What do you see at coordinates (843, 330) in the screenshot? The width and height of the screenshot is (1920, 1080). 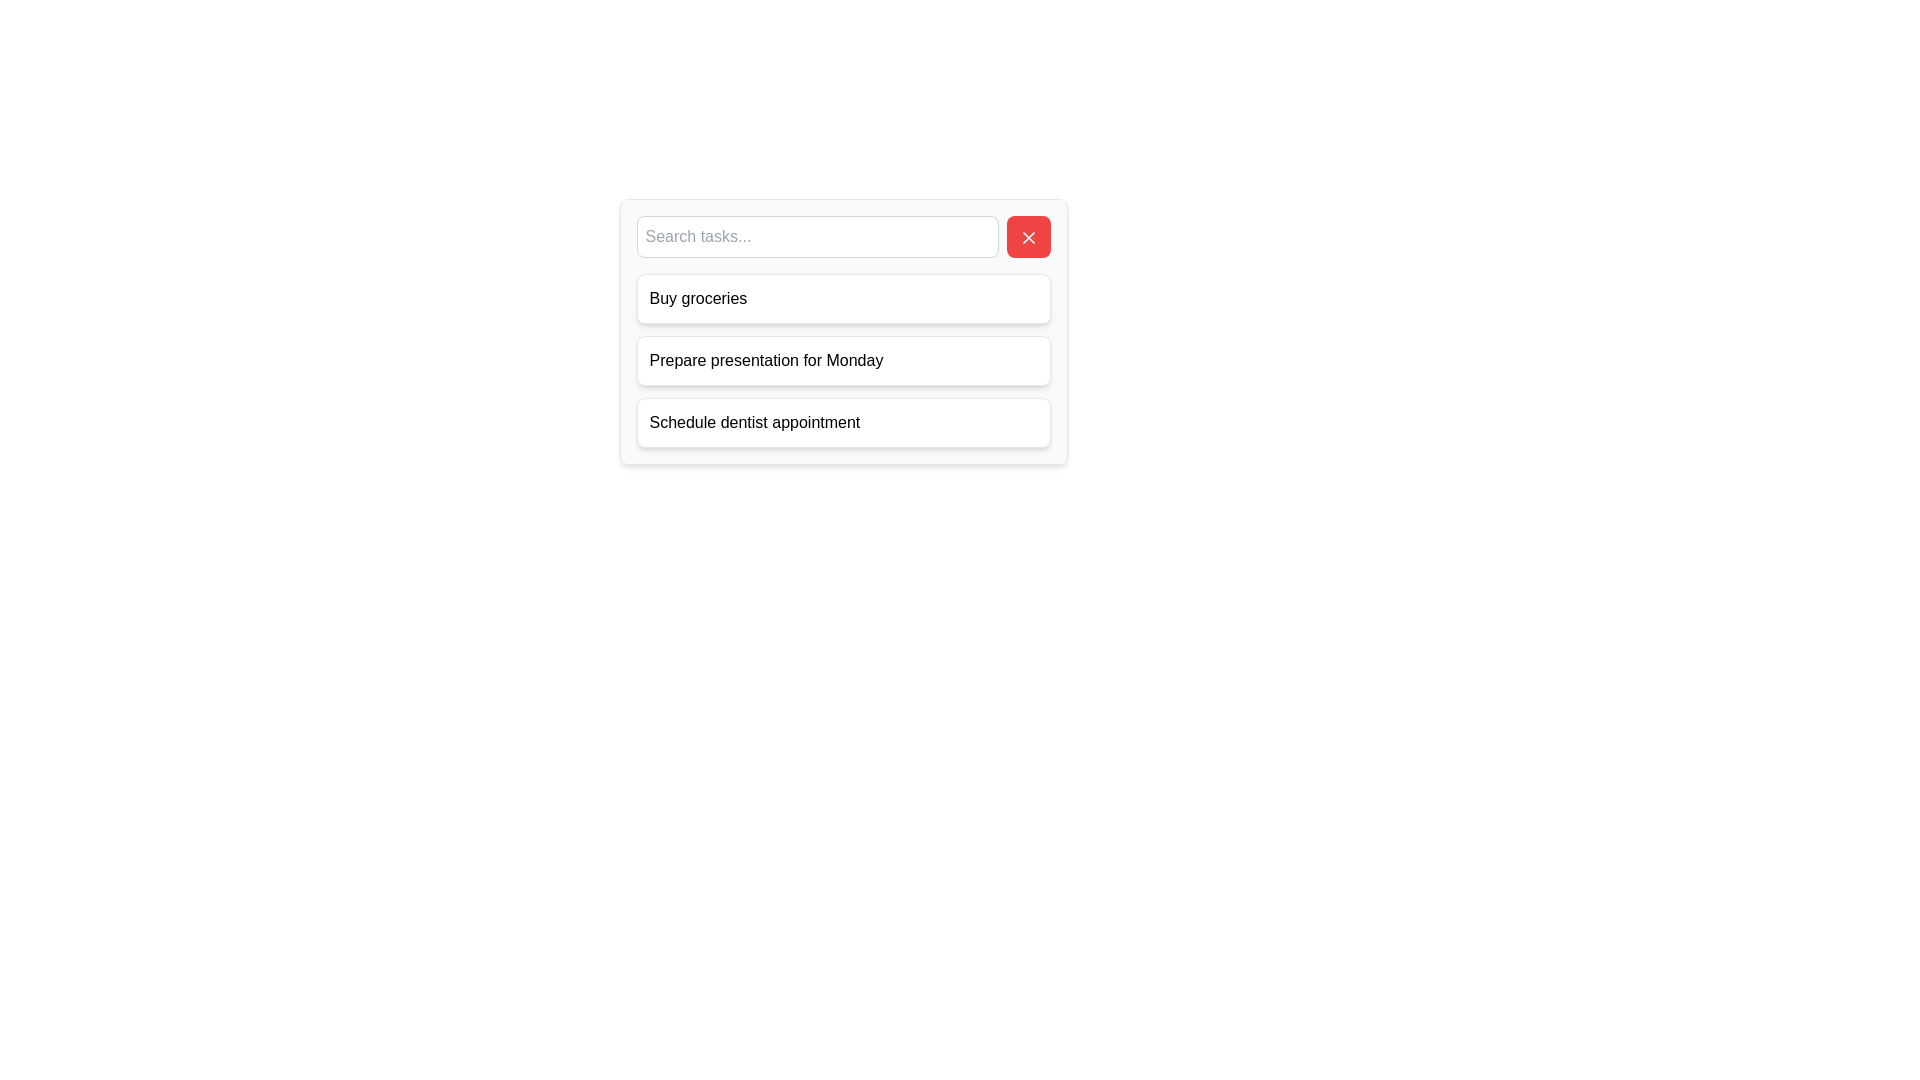 I see `on the second Text Display Box, which is a rounded rectangular card with a white background, located directly below the 'Buy groceries' card in a vertical stack` at bounding box center [843, 330].